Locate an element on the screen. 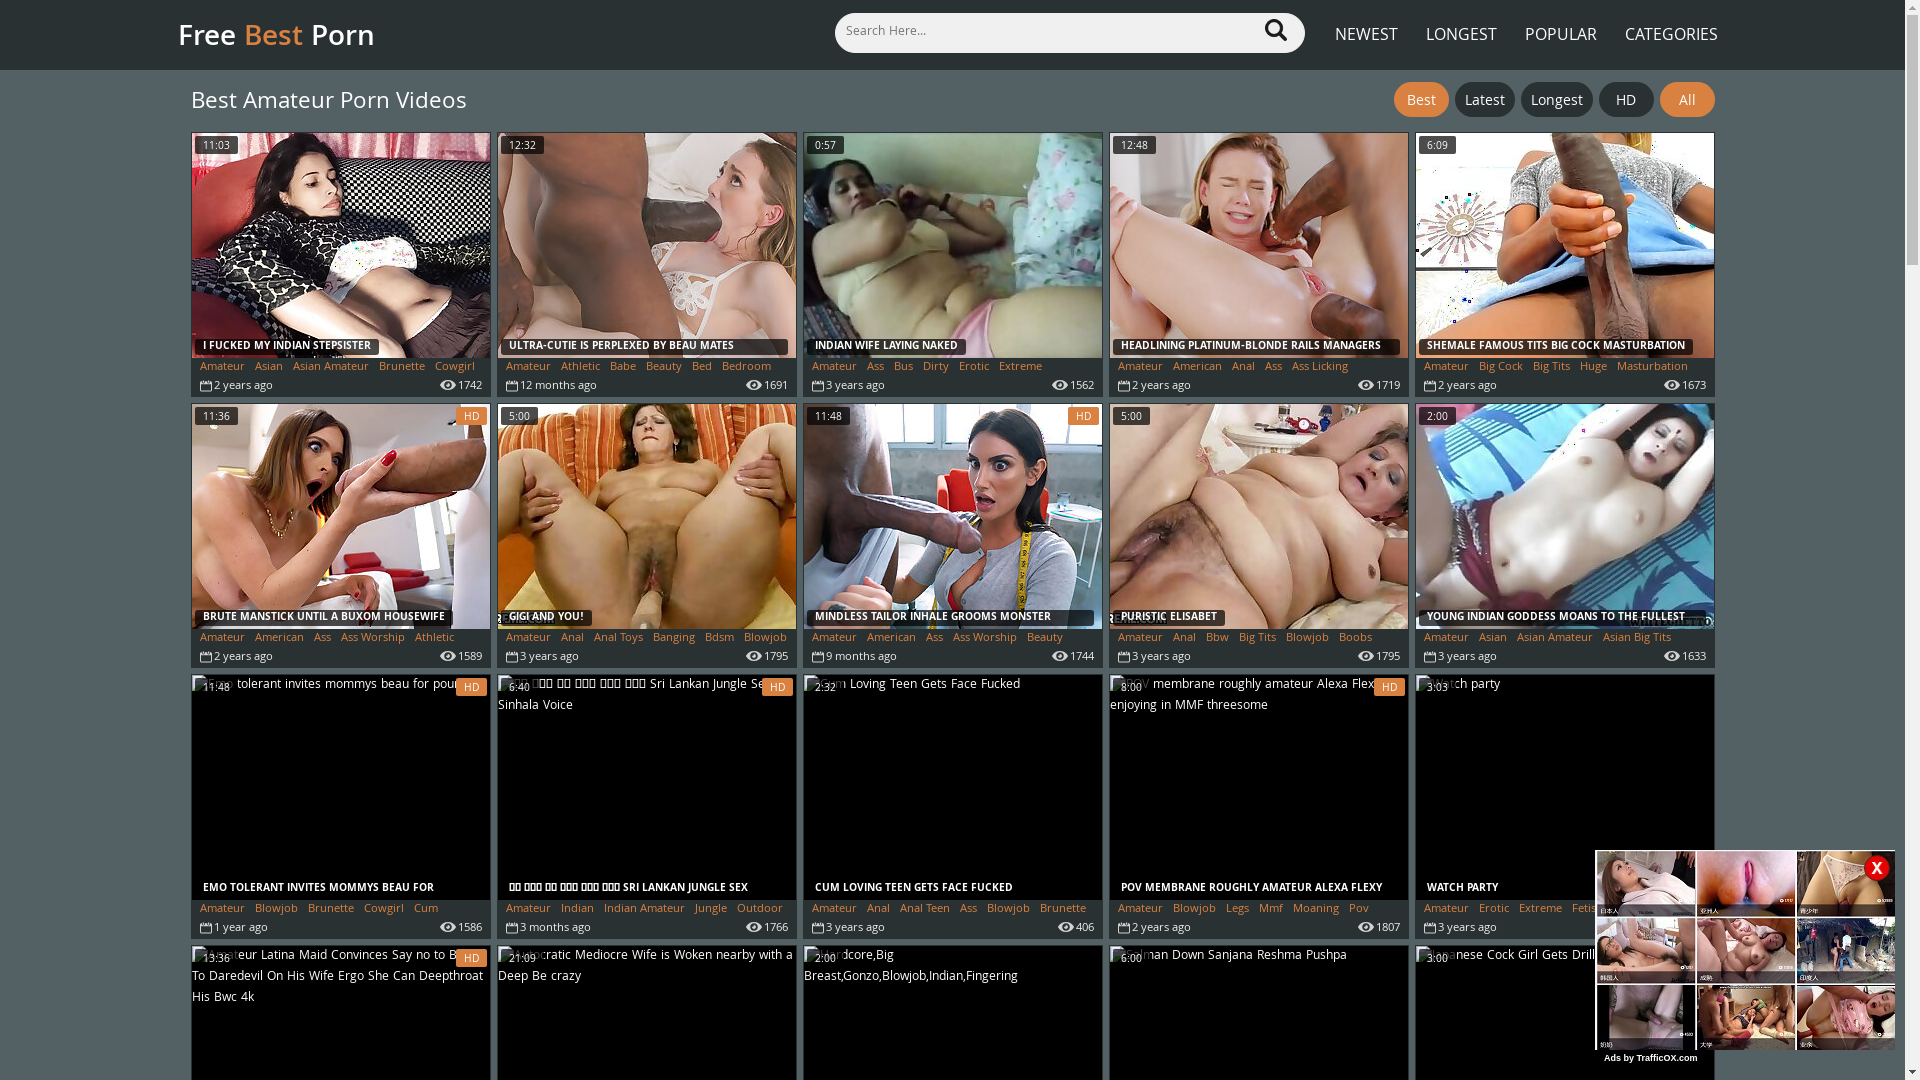 Image resolution: width=1920 pixels, height=1080 pixels. 'WATCH PARTY' is located at coordinates (1563, 786).